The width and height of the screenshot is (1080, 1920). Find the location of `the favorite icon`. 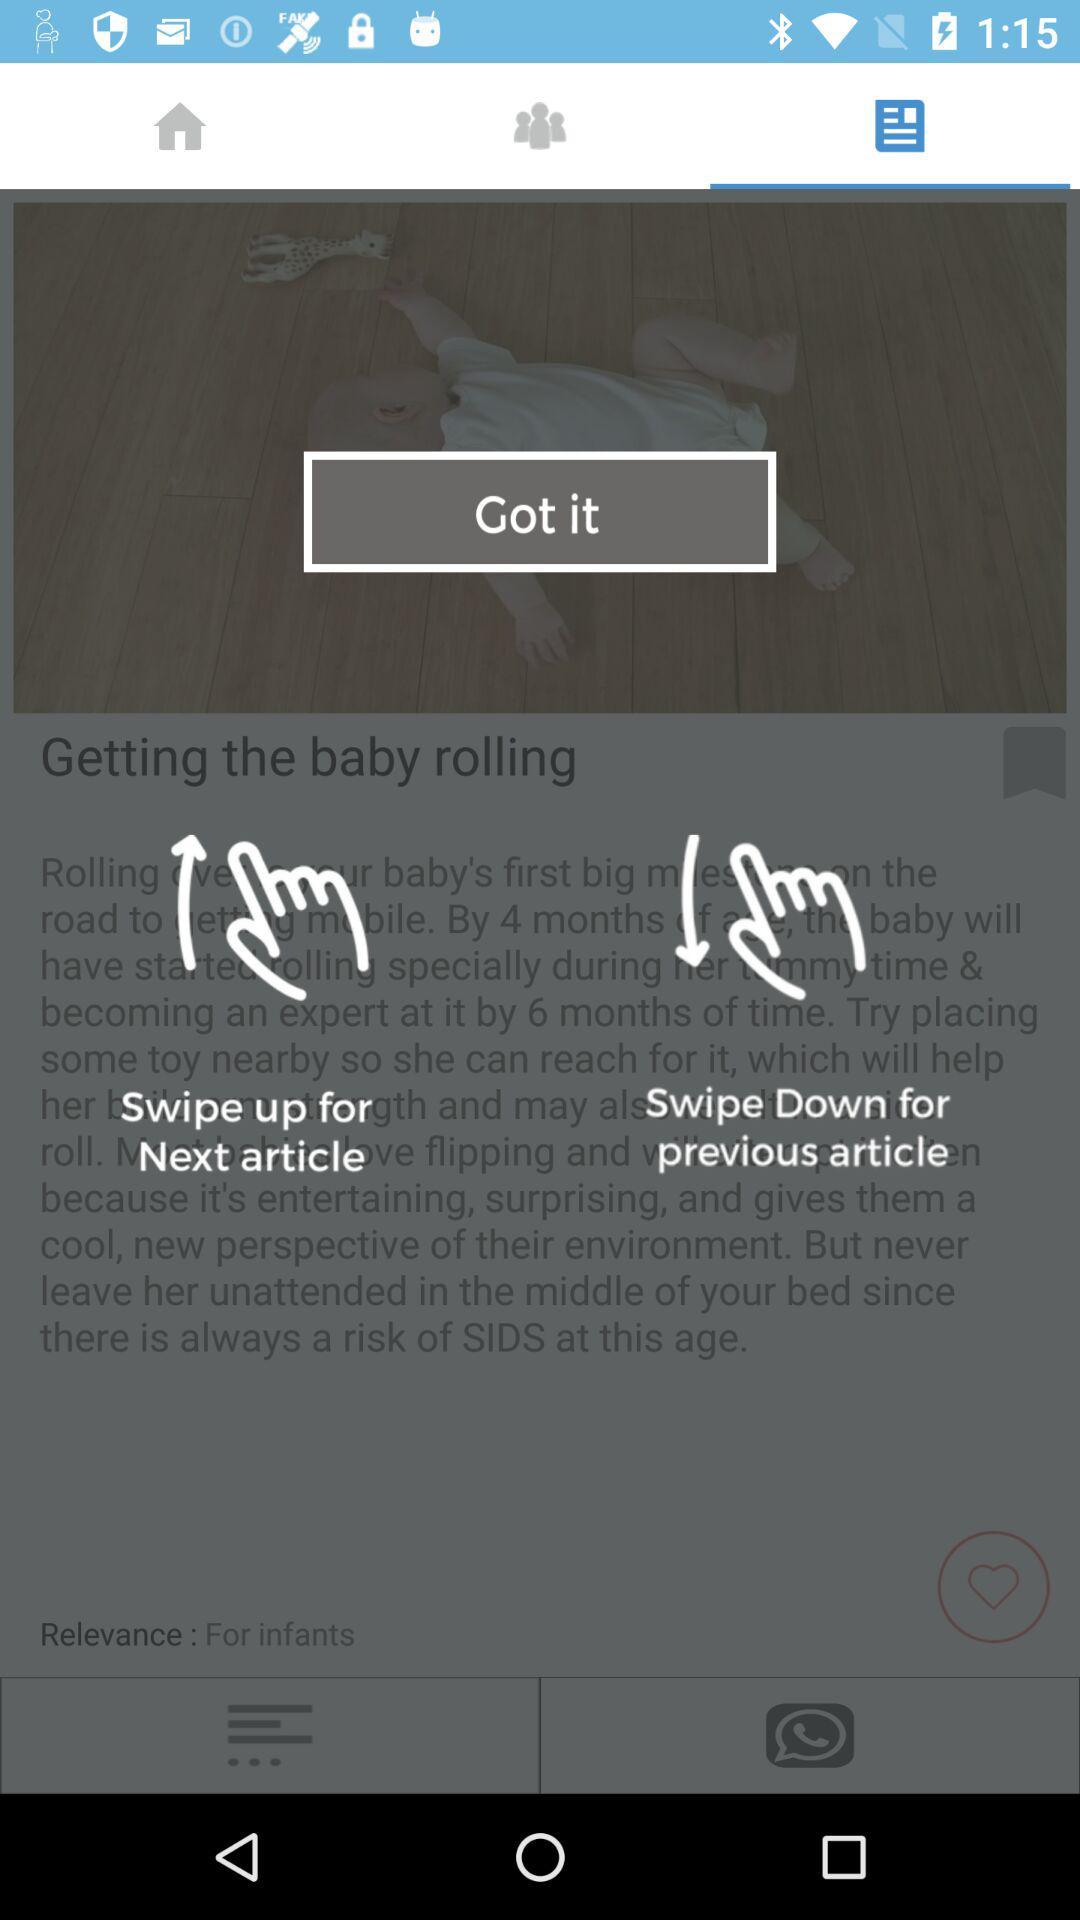

the favorite icon is located at coordinates (1001, 1584).